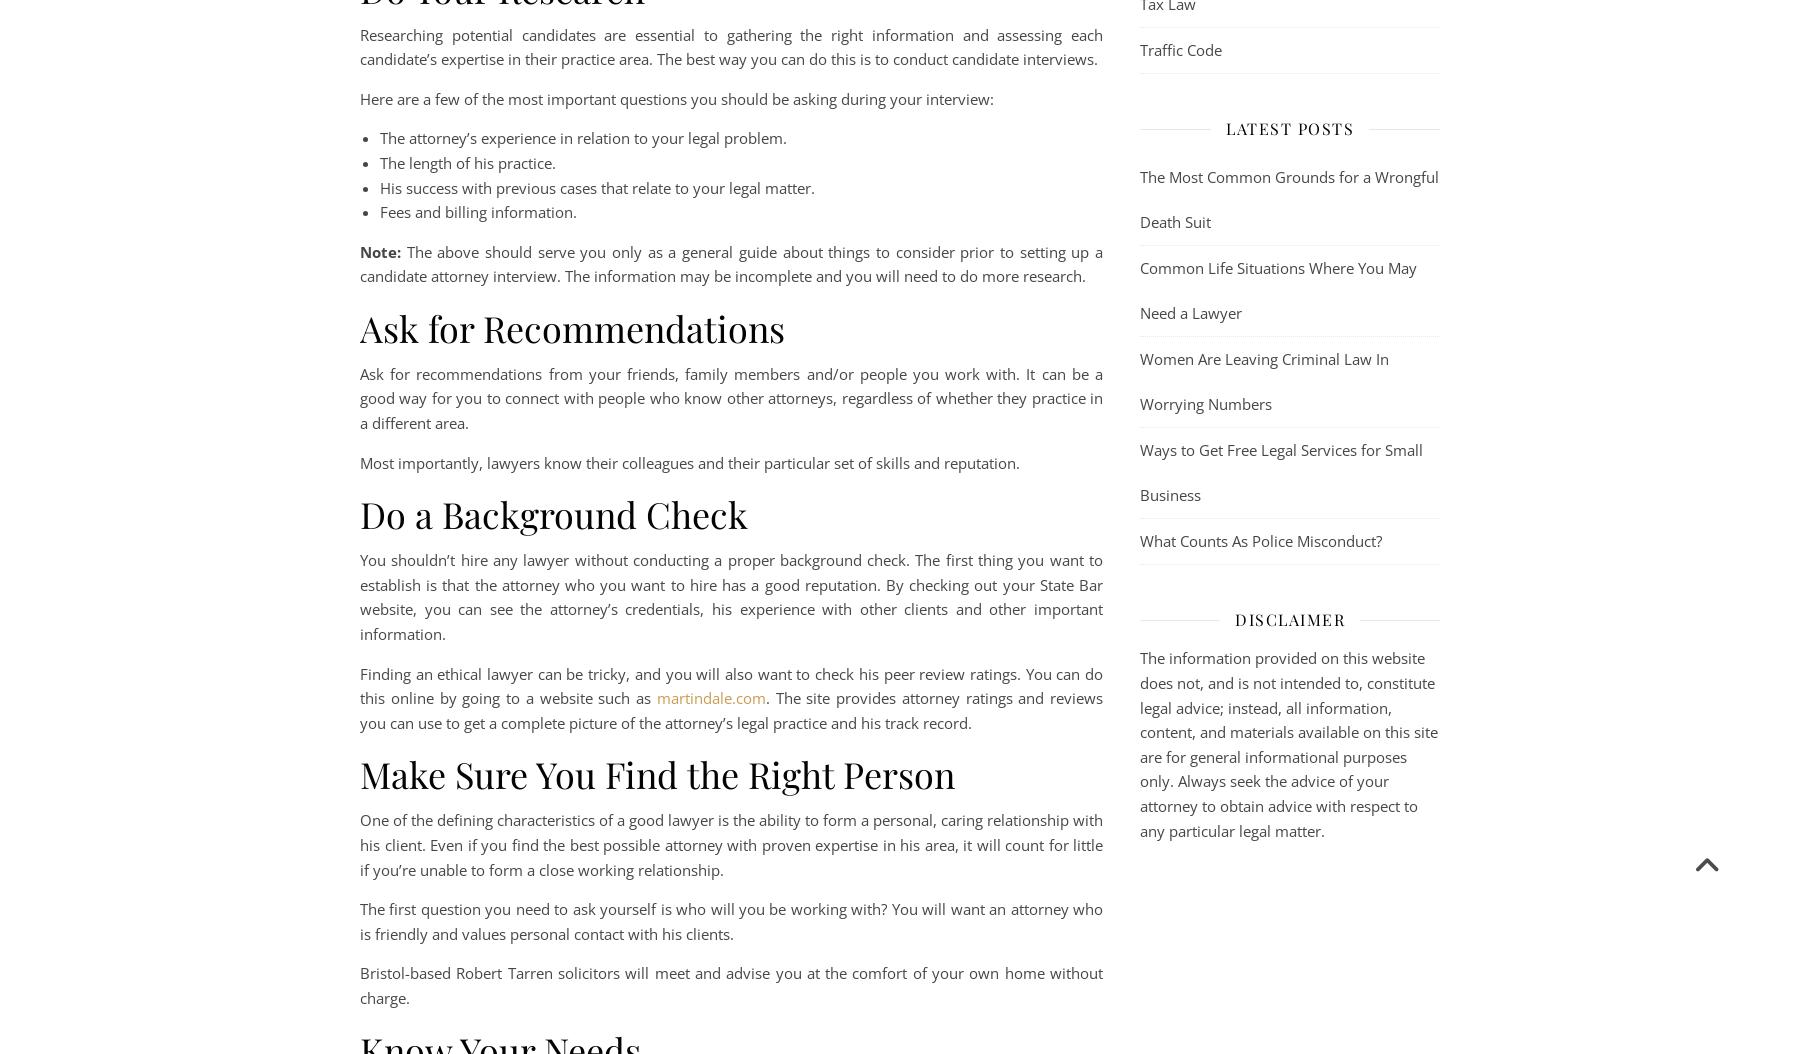 The height and width of the screenshot is (1054, 1800). What do you see at coordinates (360, 97) in the screenshot?
I see `'Here are a few of the most important questions you should be asking during your interview:'` at bounding box center [360, 97].